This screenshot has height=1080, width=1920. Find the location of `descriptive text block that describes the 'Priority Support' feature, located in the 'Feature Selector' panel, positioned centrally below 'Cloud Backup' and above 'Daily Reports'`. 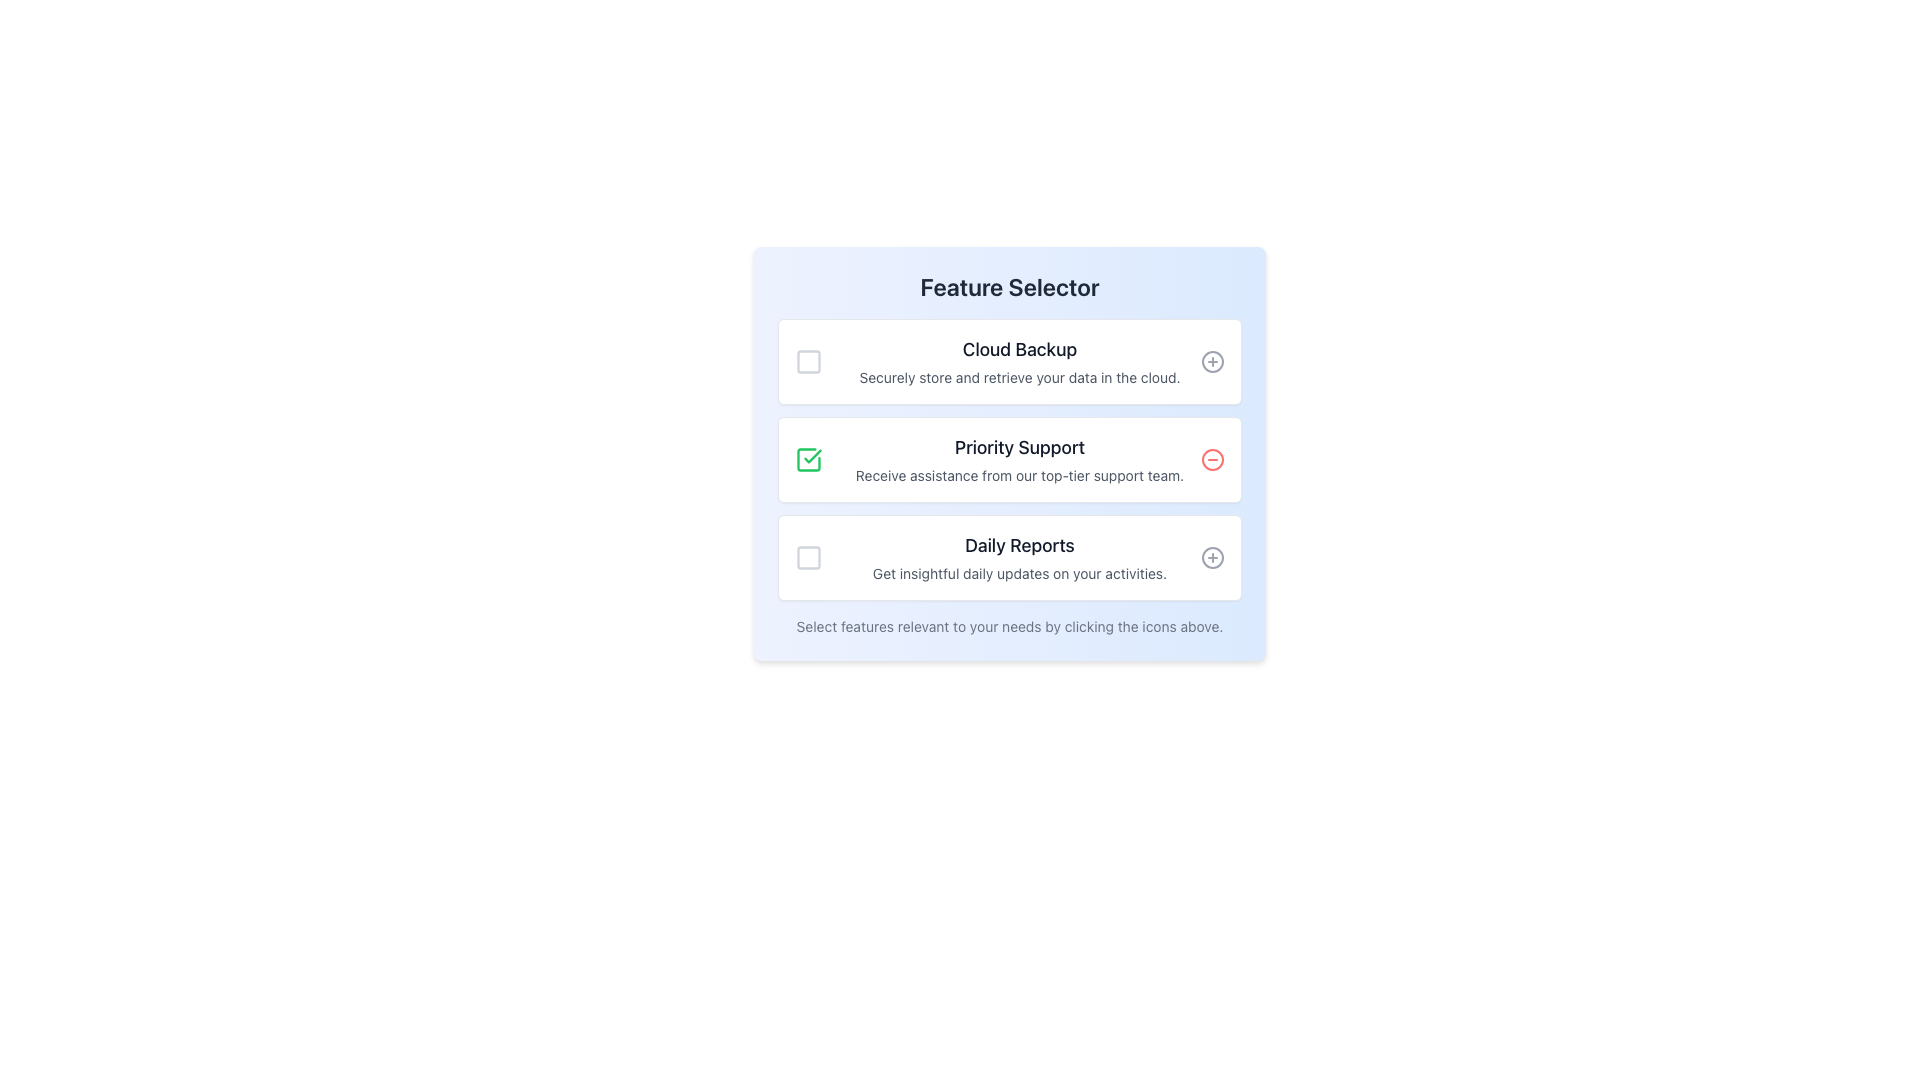

descriptive text block that describes the 'Priority Support' feature, located in the 'Feature Selector' panel, positioned centrally below 'Cloud Backup' and above 'Daily Reports' is located at coordinates (1019, 459).